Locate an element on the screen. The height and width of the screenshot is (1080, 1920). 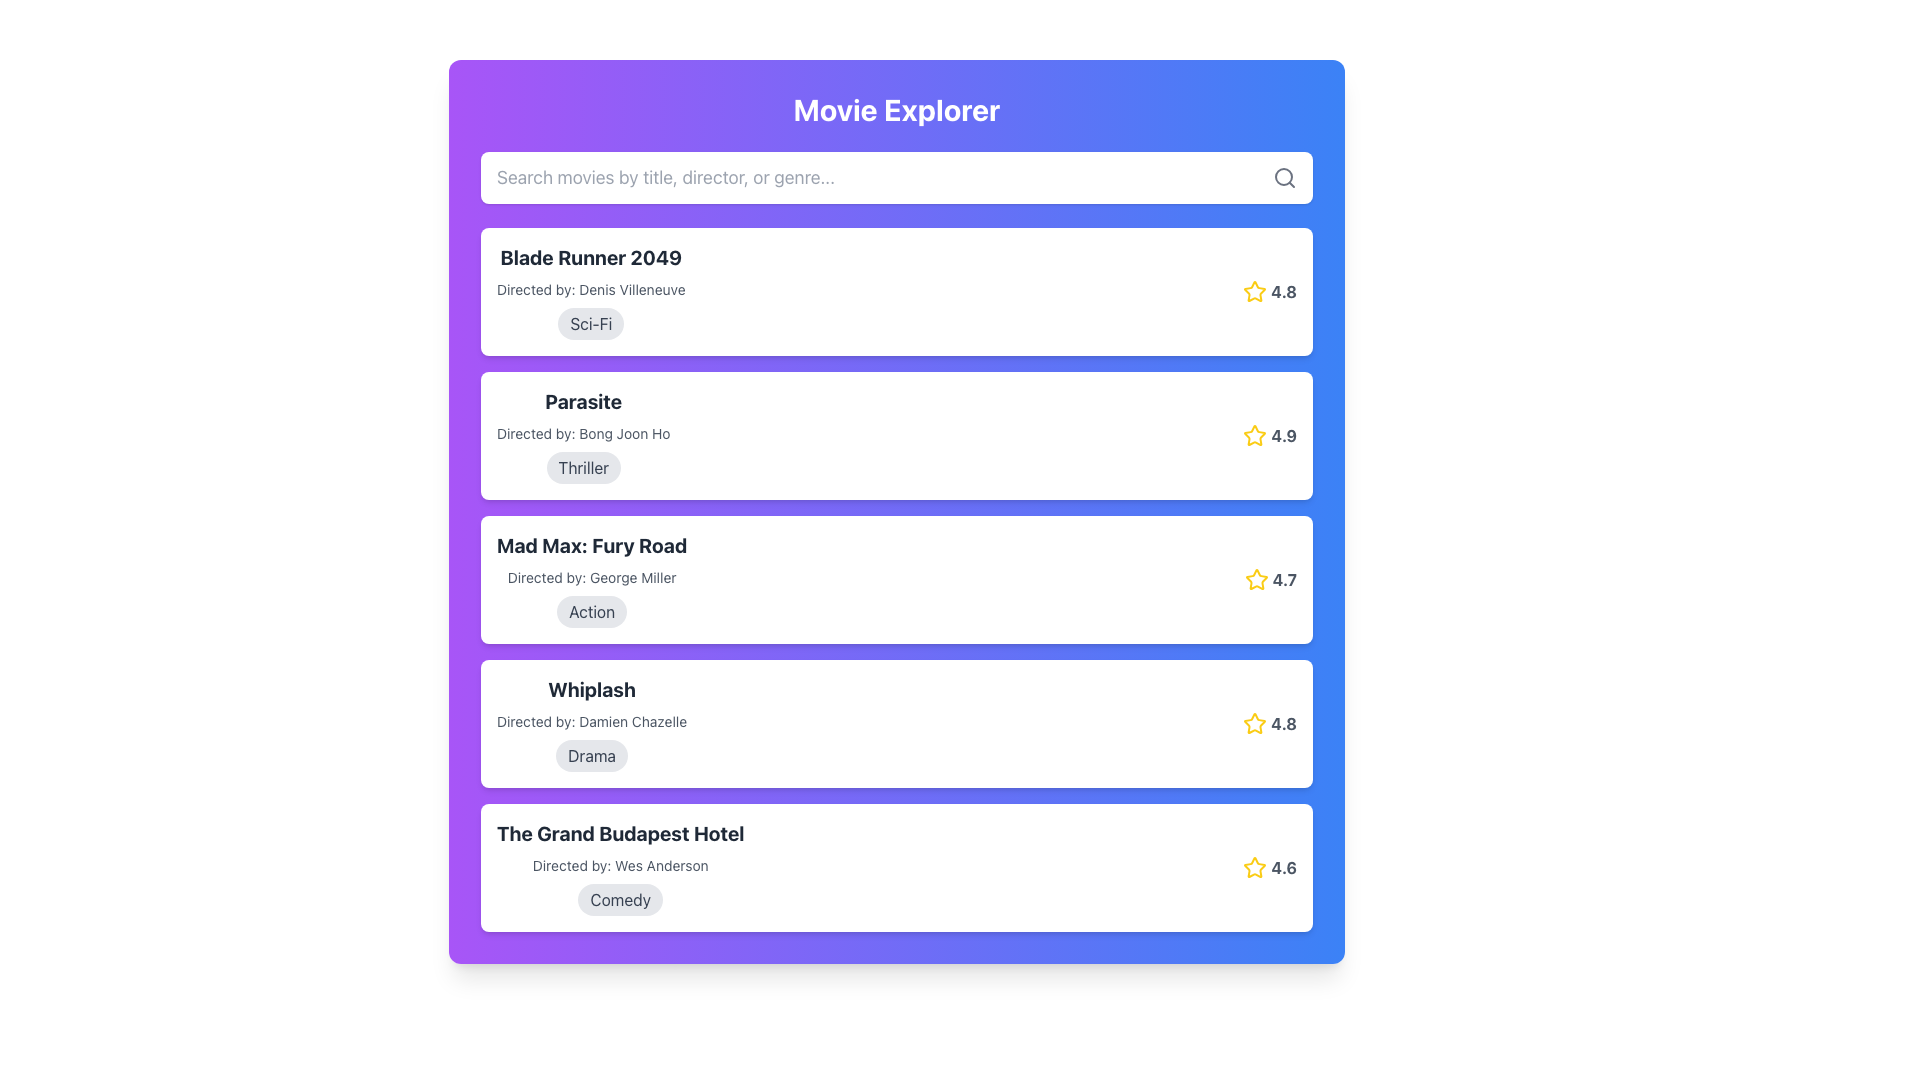
the numerical rating text label located on the right side of the third movie entry ('Mad Max: Fury Road'), adjacent to a yellow star icon is located at coordinates (1284, 579).